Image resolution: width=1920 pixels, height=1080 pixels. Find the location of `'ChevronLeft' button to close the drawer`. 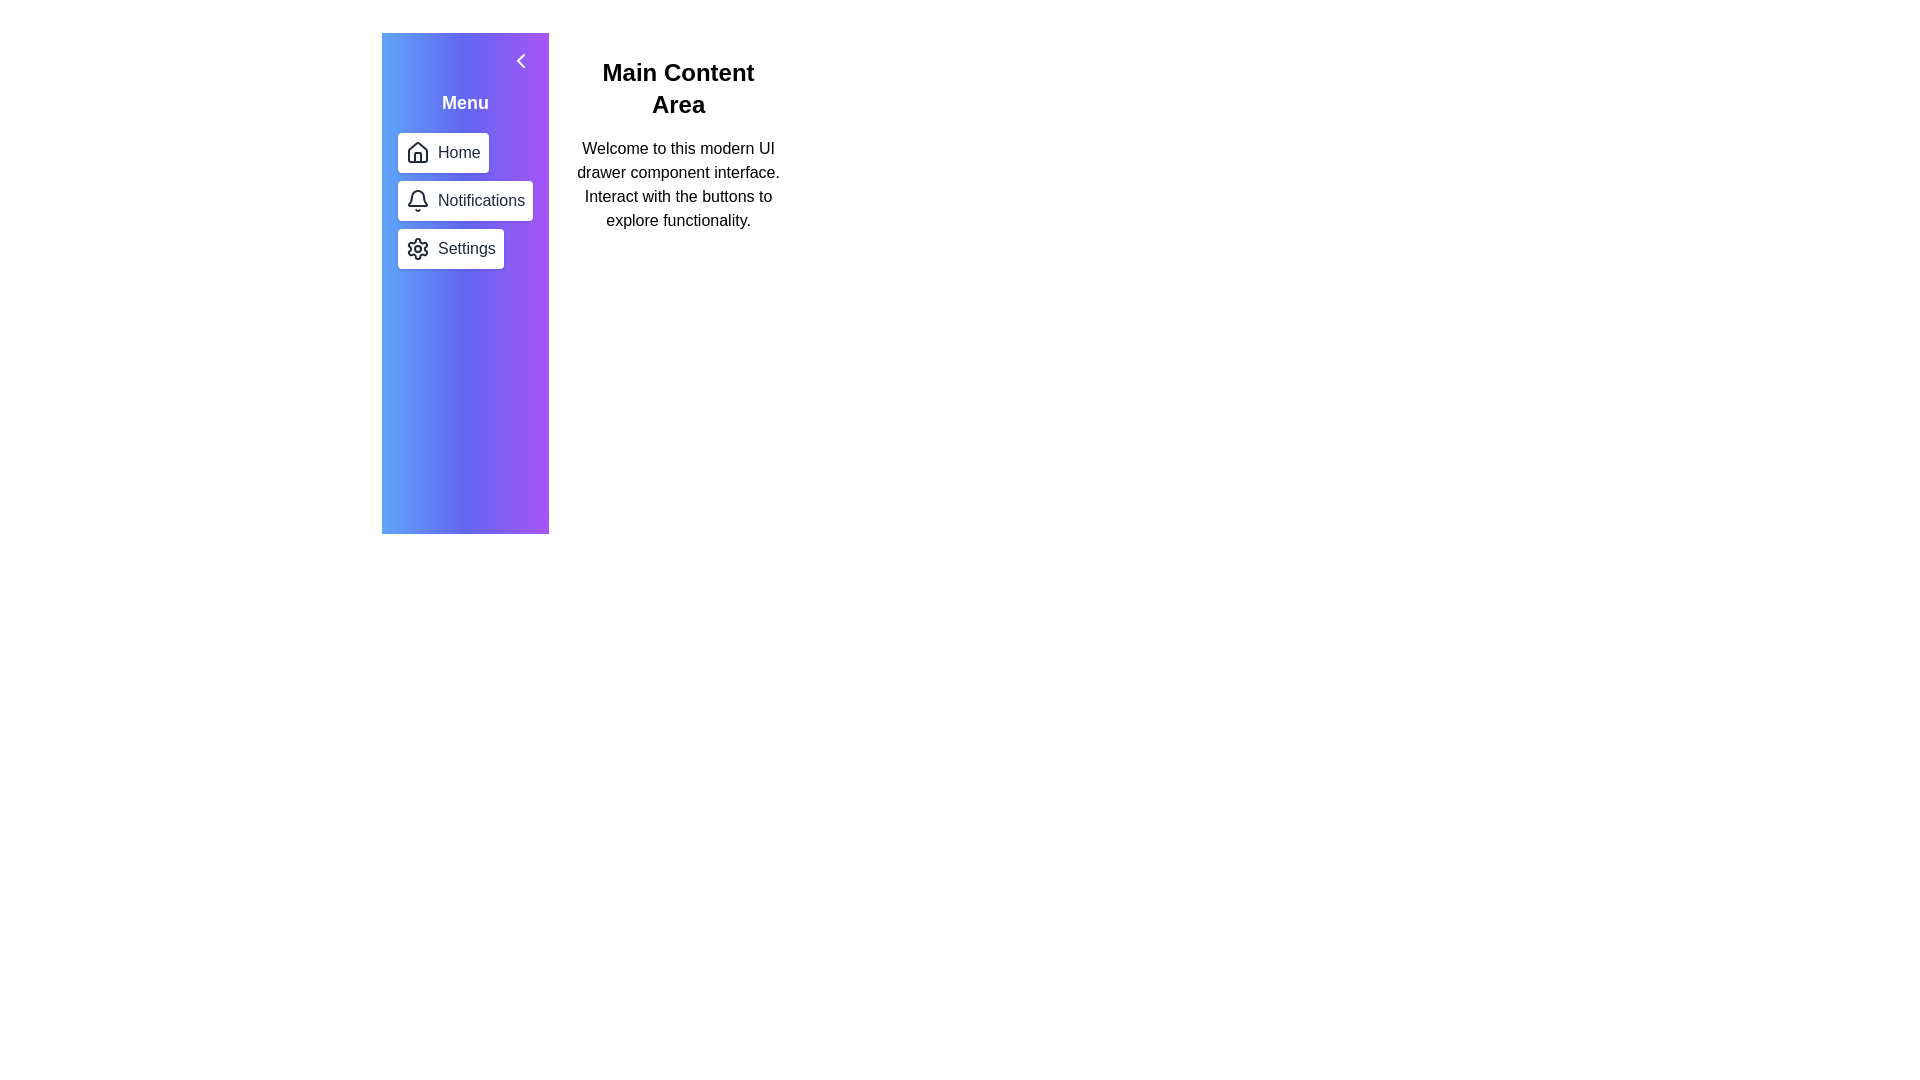

'ChevronLeft' button to close the drawer is located at coordinates (521, 60).